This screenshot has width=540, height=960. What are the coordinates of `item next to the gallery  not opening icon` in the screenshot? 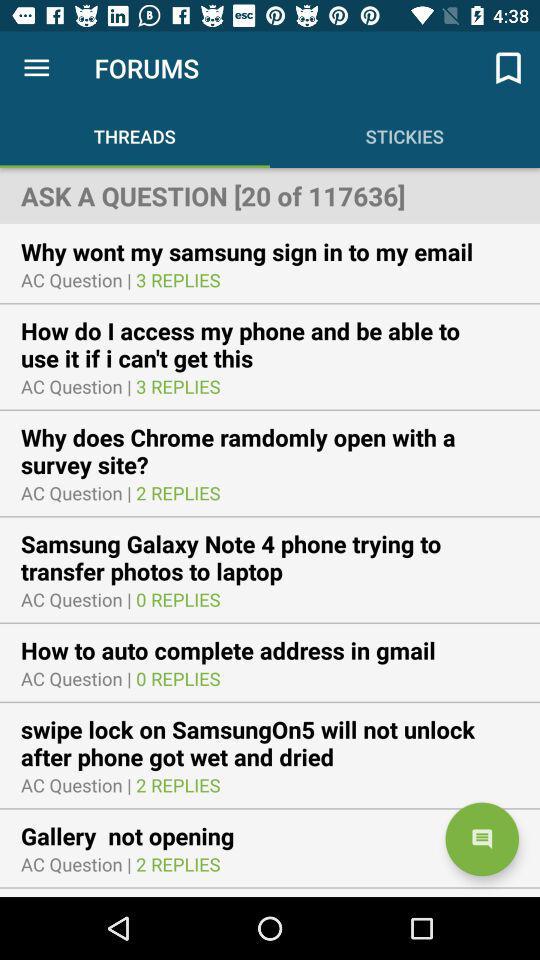 It's located at (481, 839).